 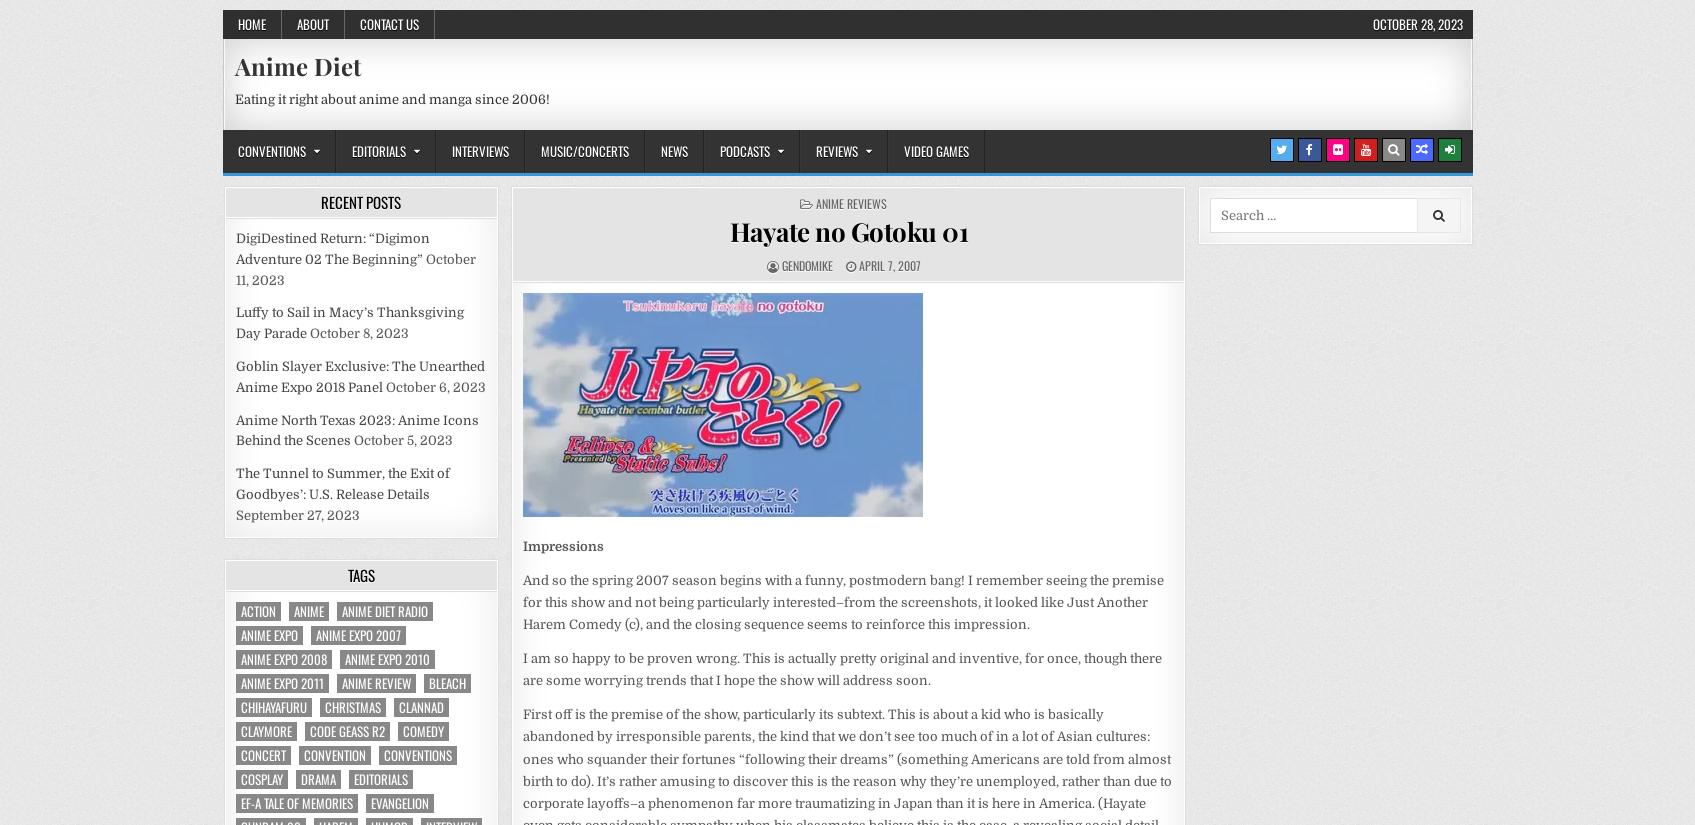 What do you see at coordinates (307, 610) in the screenshot?
I see `'anime'` at bounding box center [307, 610].